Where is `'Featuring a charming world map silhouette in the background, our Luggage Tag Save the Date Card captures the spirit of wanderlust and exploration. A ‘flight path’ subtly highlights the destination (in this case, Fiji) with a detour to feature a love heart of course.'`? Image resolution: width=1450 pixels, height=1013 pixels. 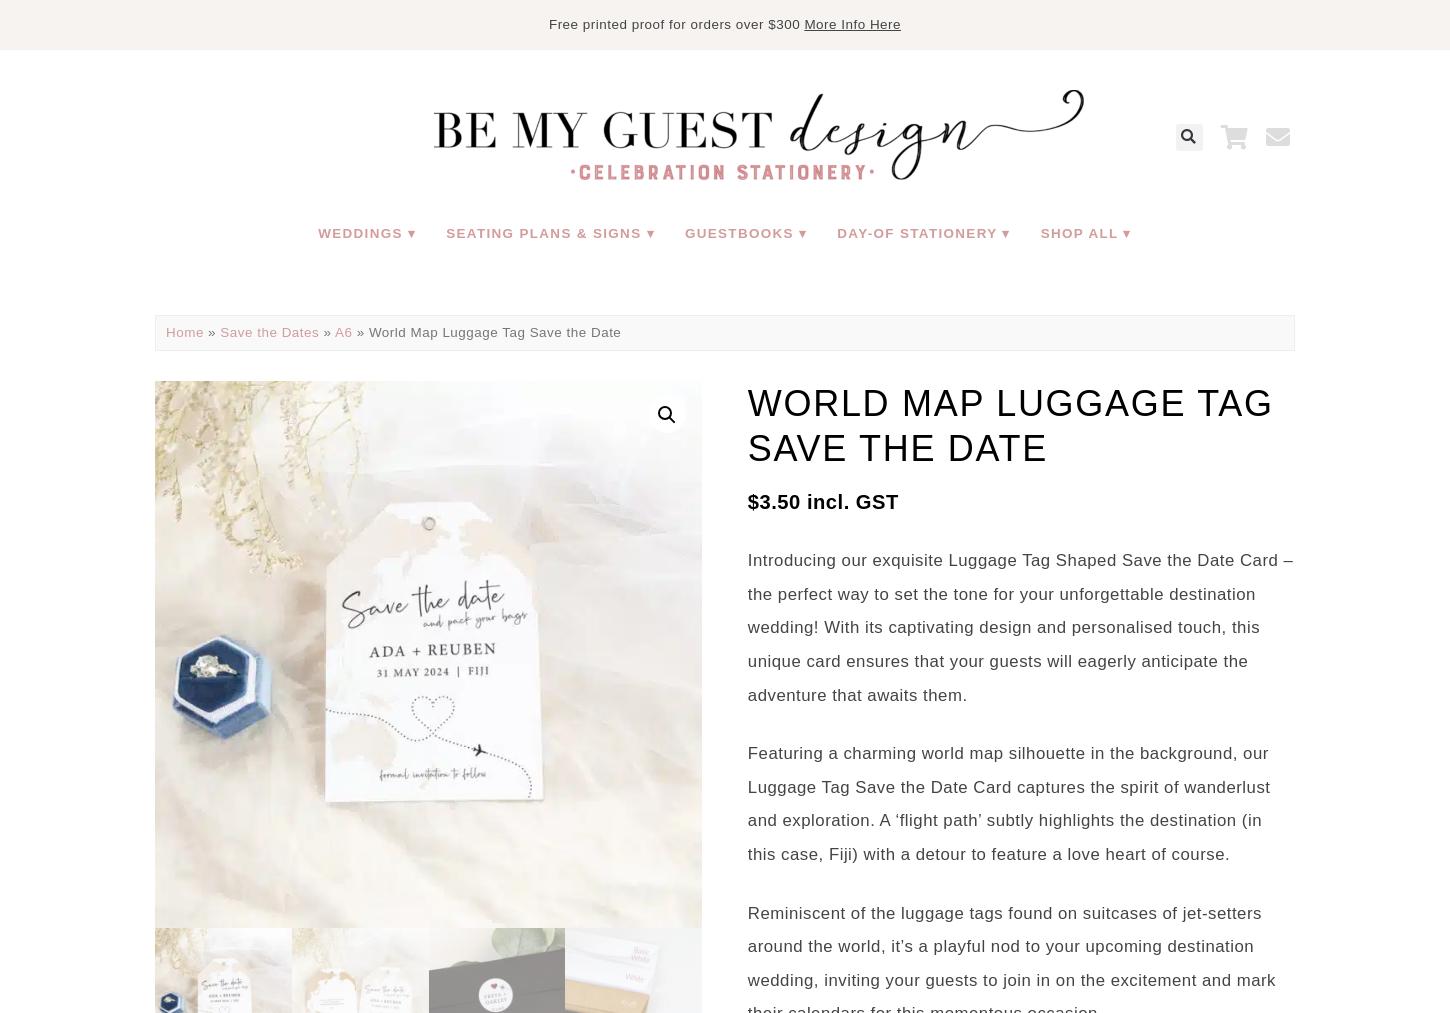
'Featuring a charming world map silhouette in the background, our Luggage Tag Save the Date Card captures the spirit of wanderlust and exploration. A ‘flight path’ subtly highlights the destination (in this case, Fiji) with a detour to feature a love heart of course.' is located at coordinates (1008, 803).